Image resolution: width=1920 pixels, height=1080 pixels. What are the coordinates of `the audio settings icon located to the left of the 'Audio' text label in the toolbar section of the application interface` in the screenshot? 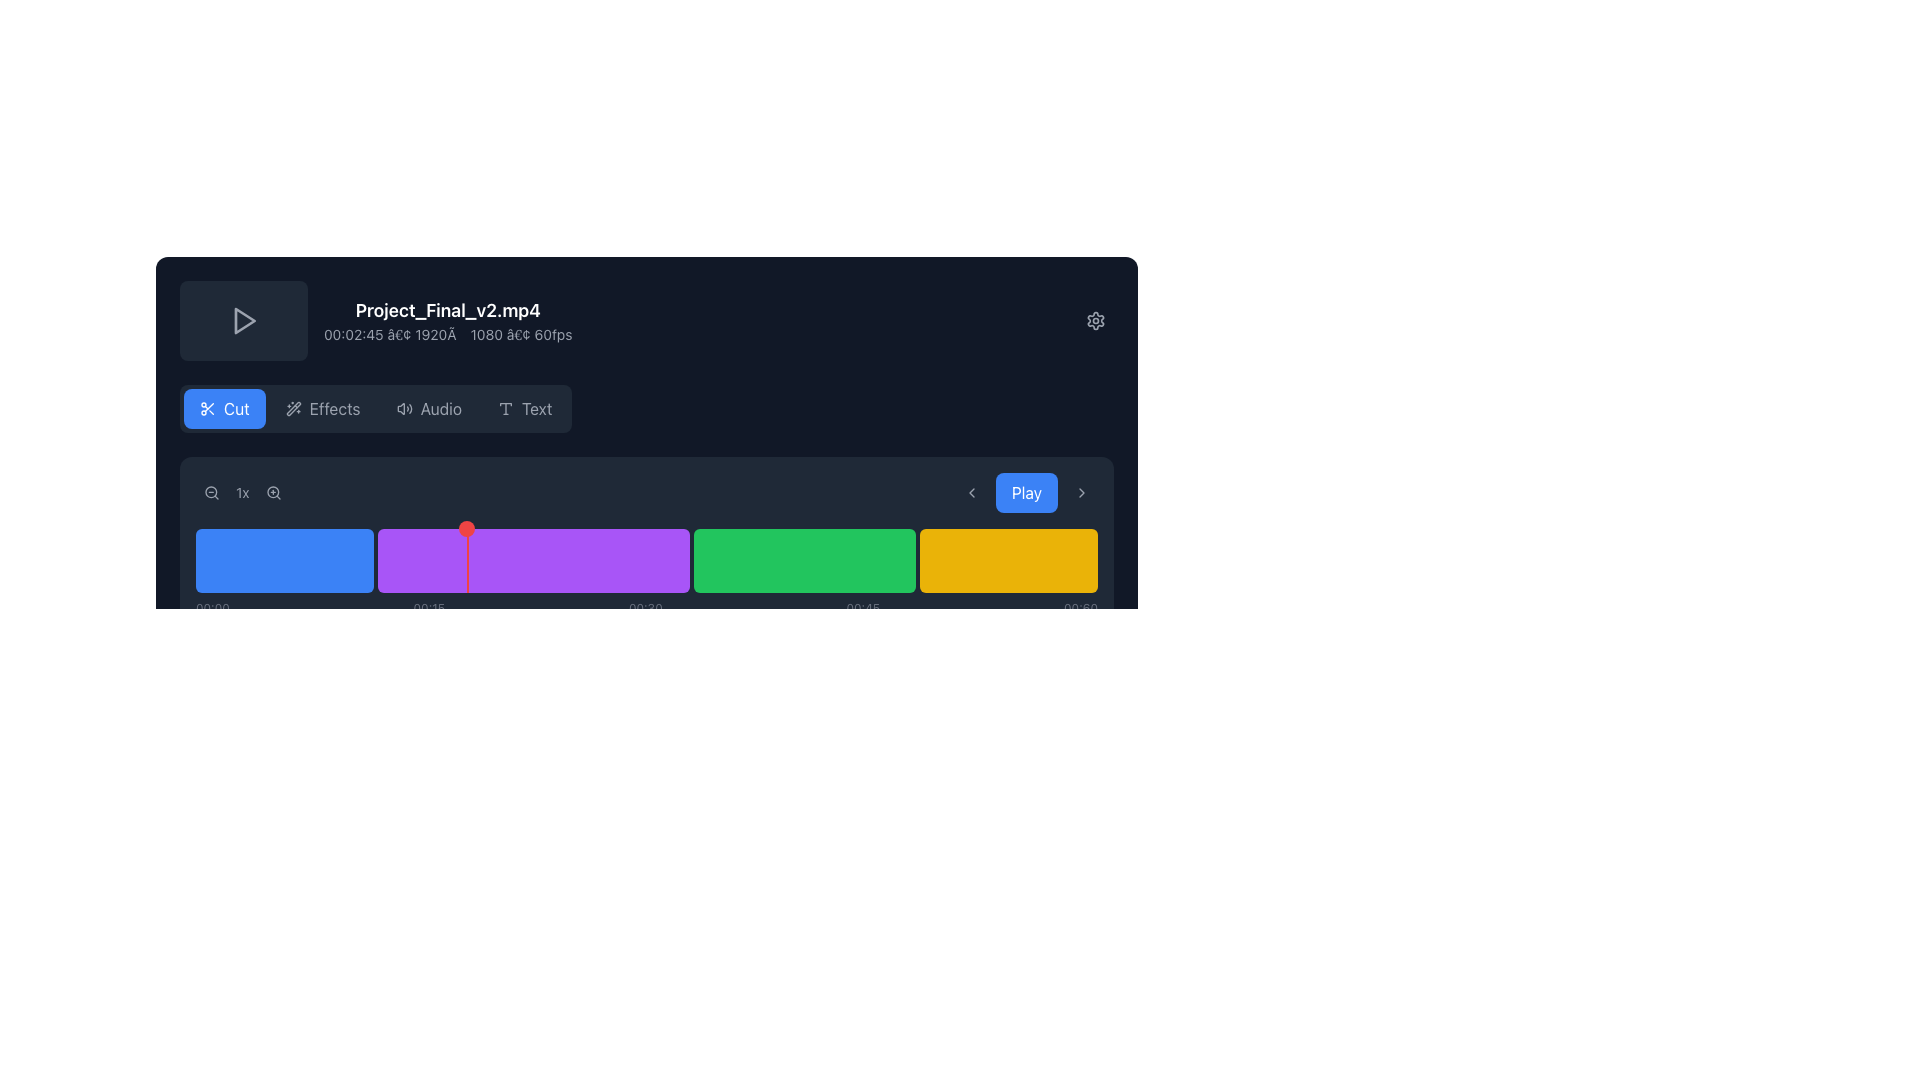 It's located at (403, 407).